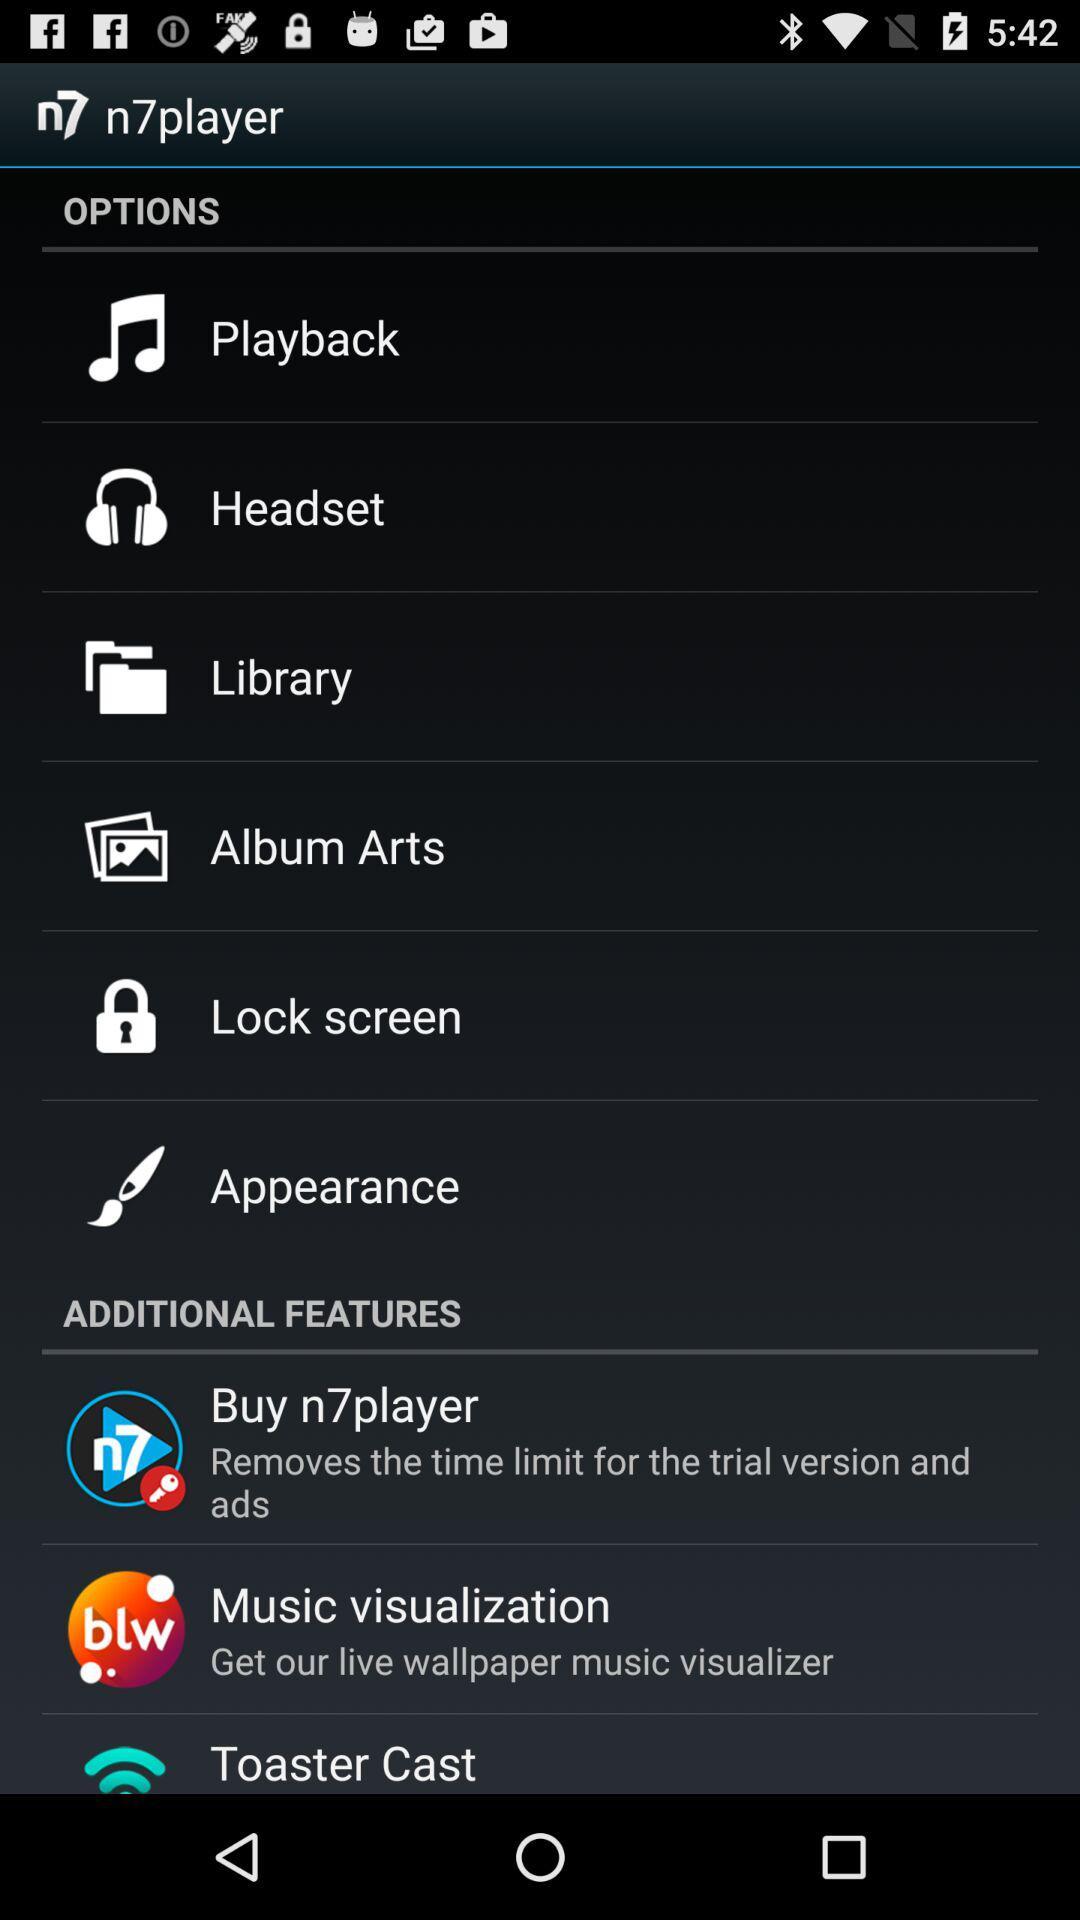 This screenshot has height=1920, width=1080. I want to click on icon above the additional features app, so click(333, 1184).